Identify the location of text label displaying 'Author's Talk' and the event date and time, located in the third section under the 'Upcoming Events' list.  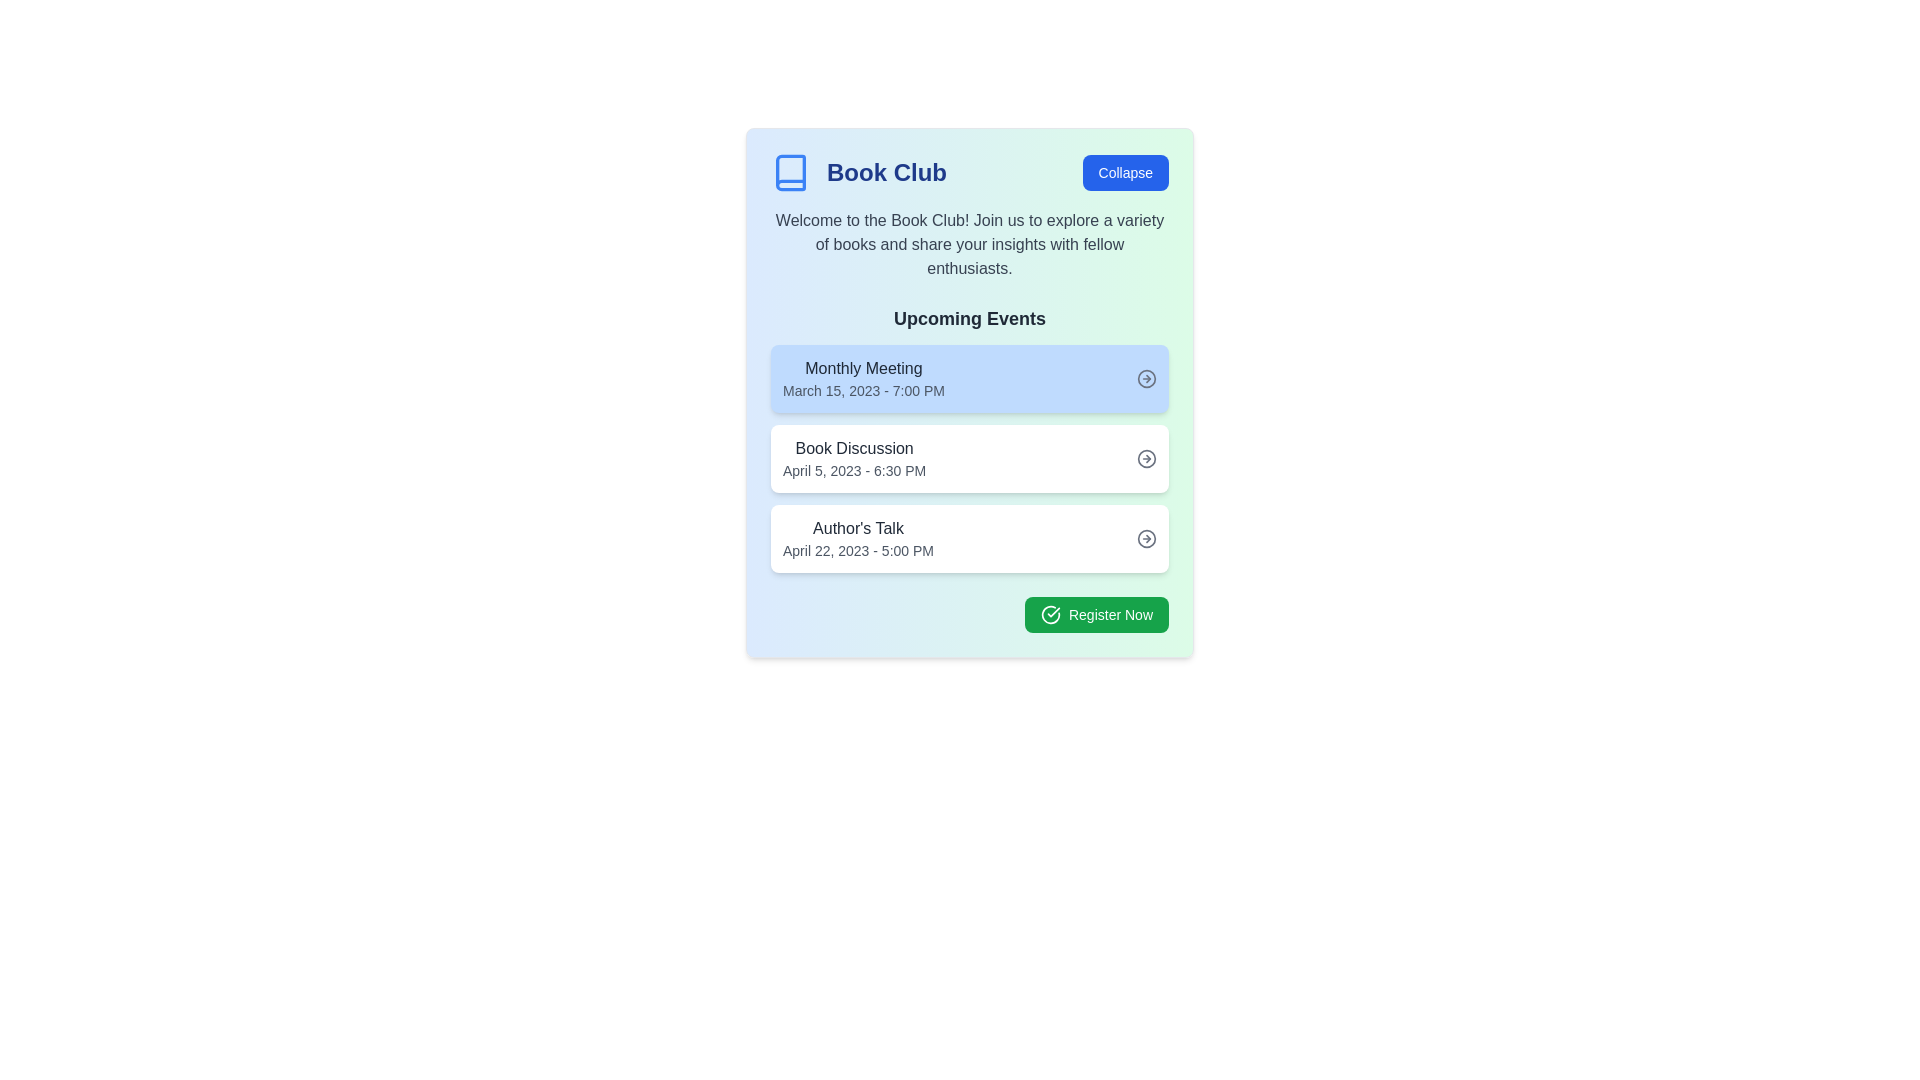
(858, 538).